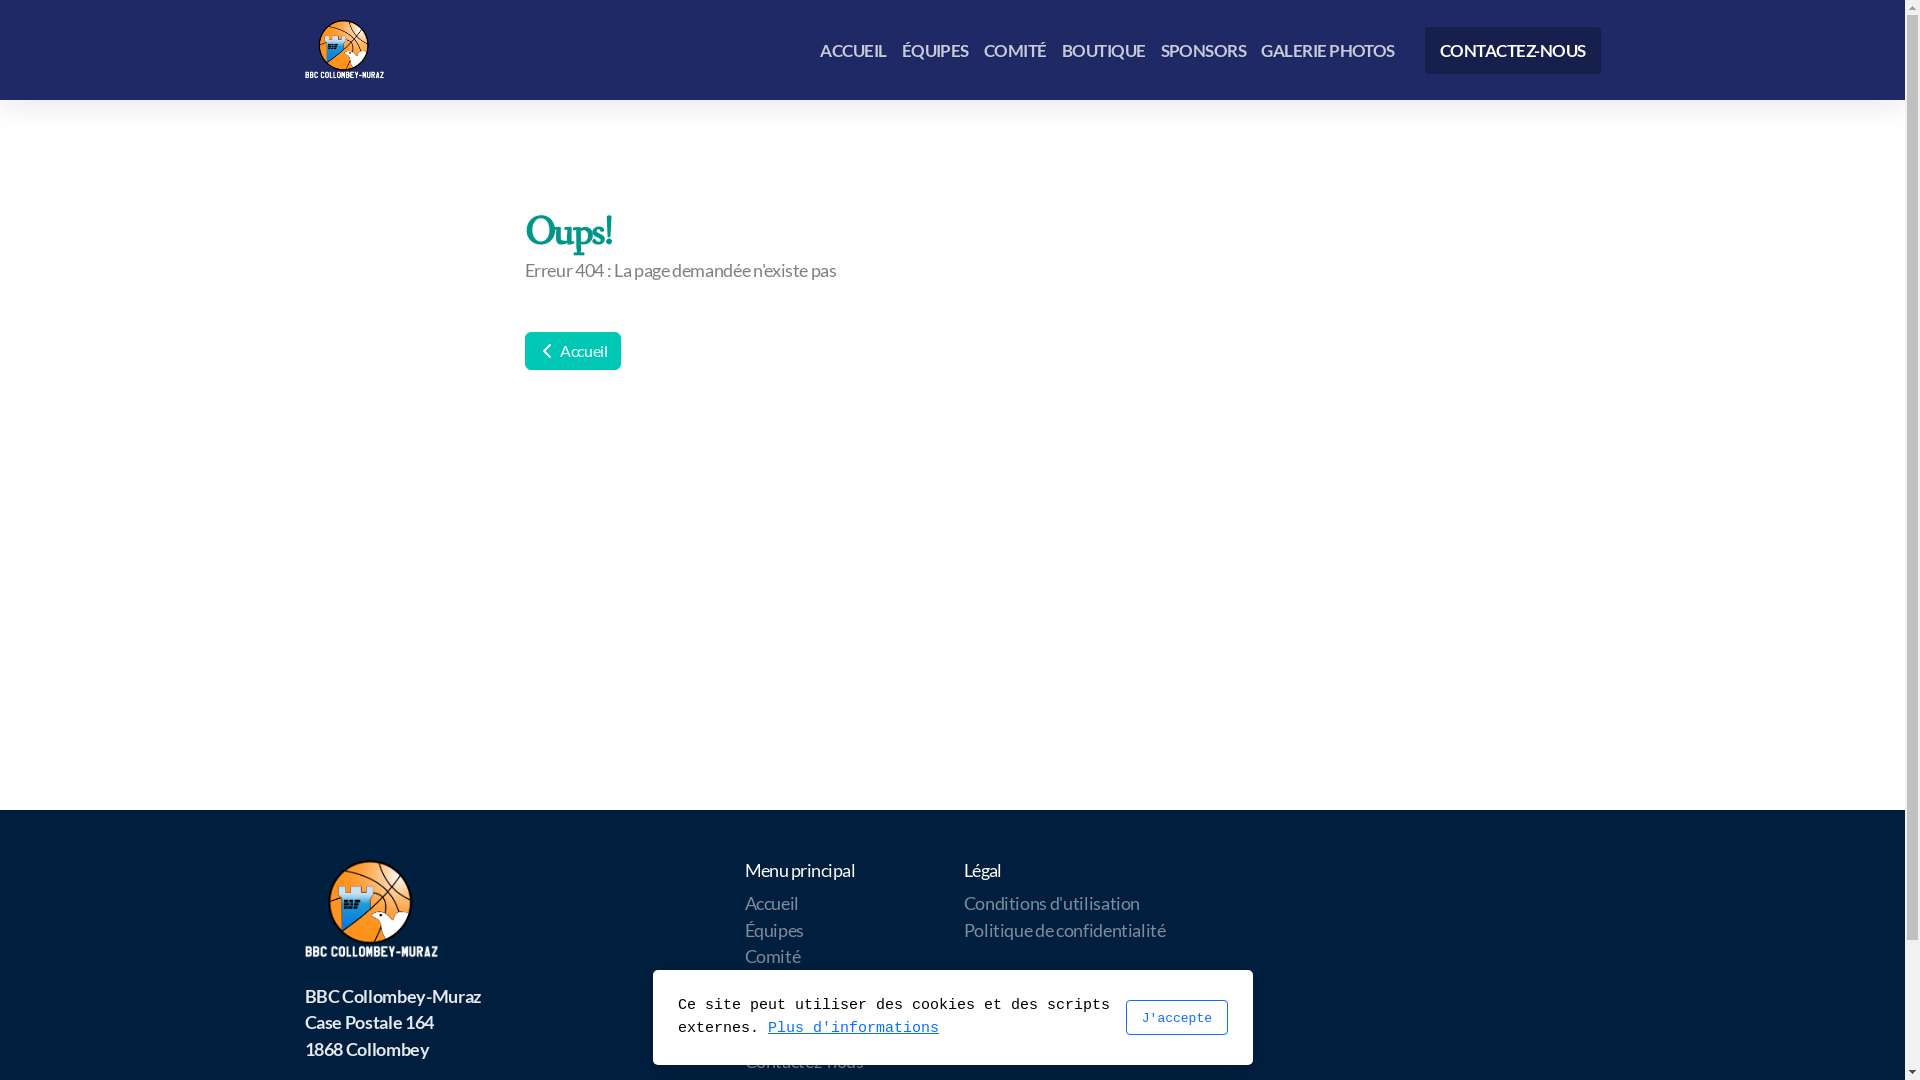  I want to click on 'Accueil', so click(570, 350).